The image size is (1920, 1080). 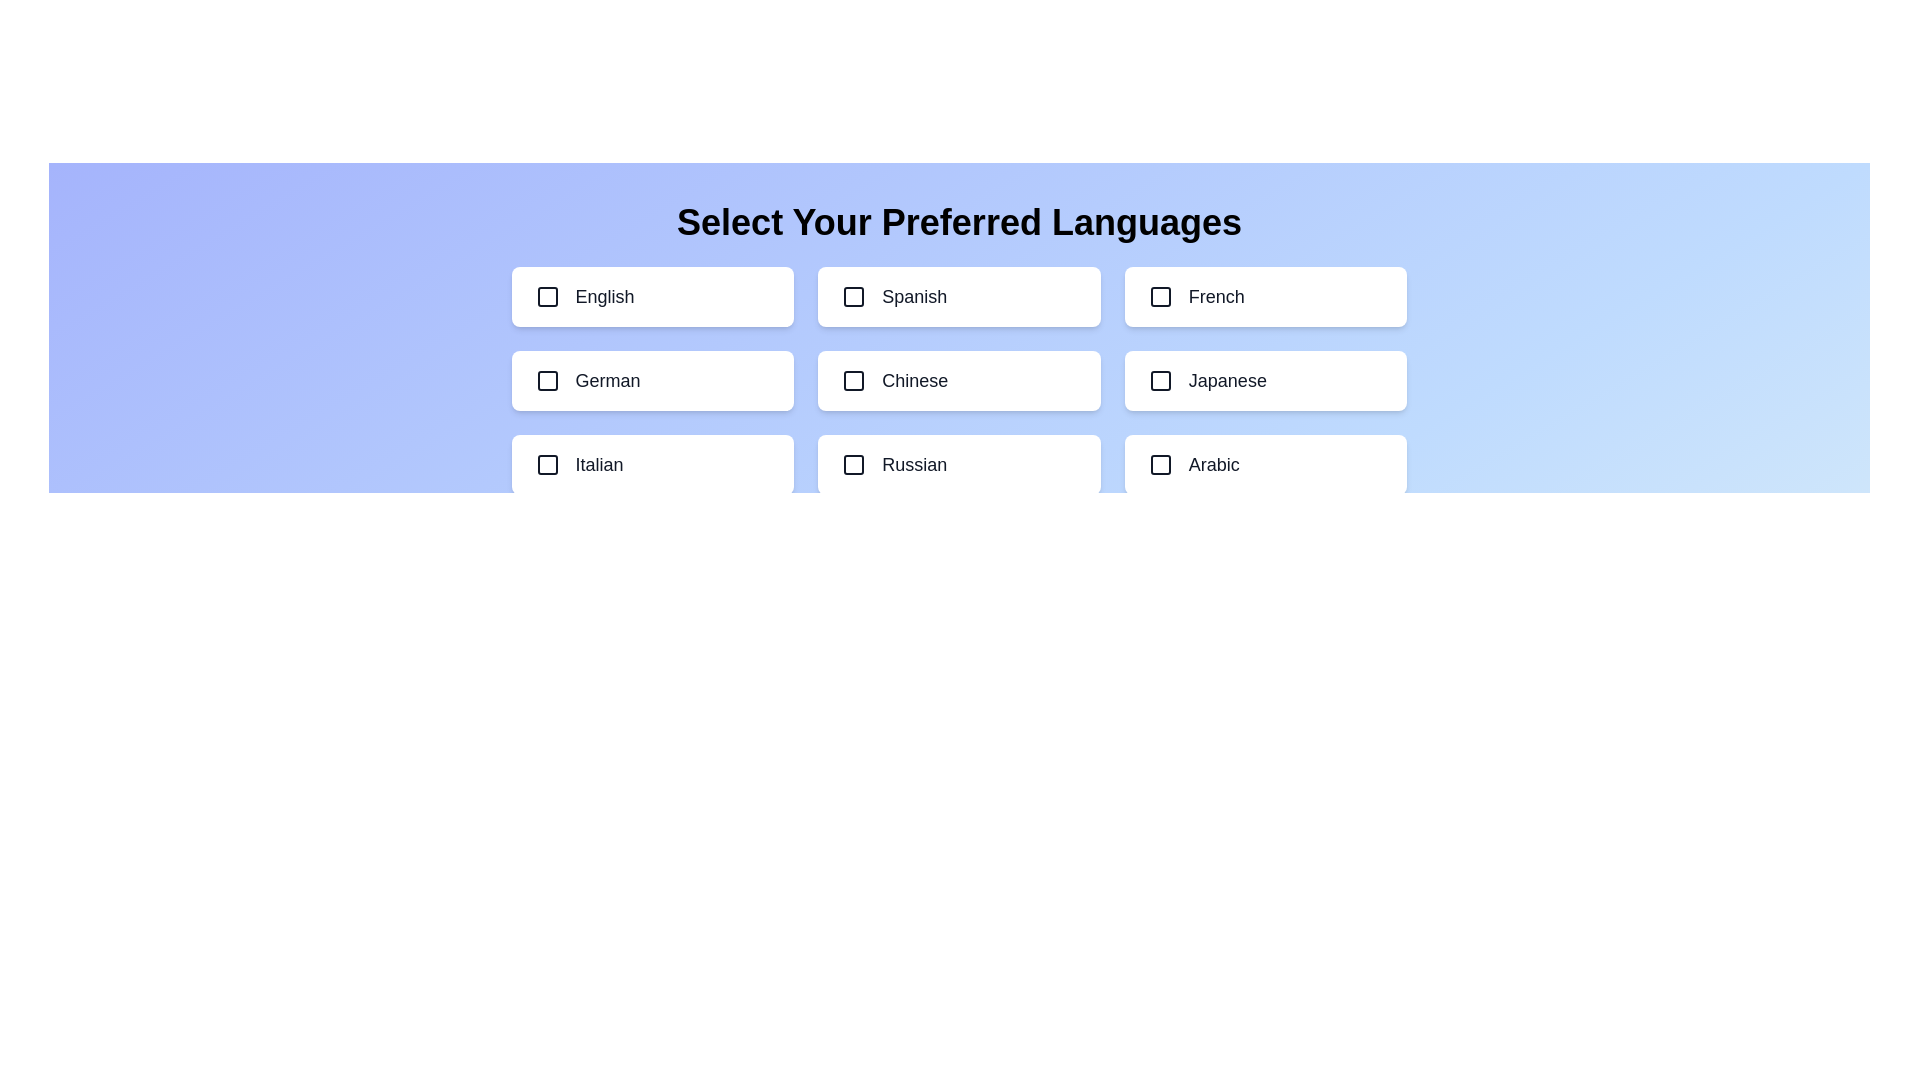 I want to click on the language option Japanese, so click(x=1265, y=381).